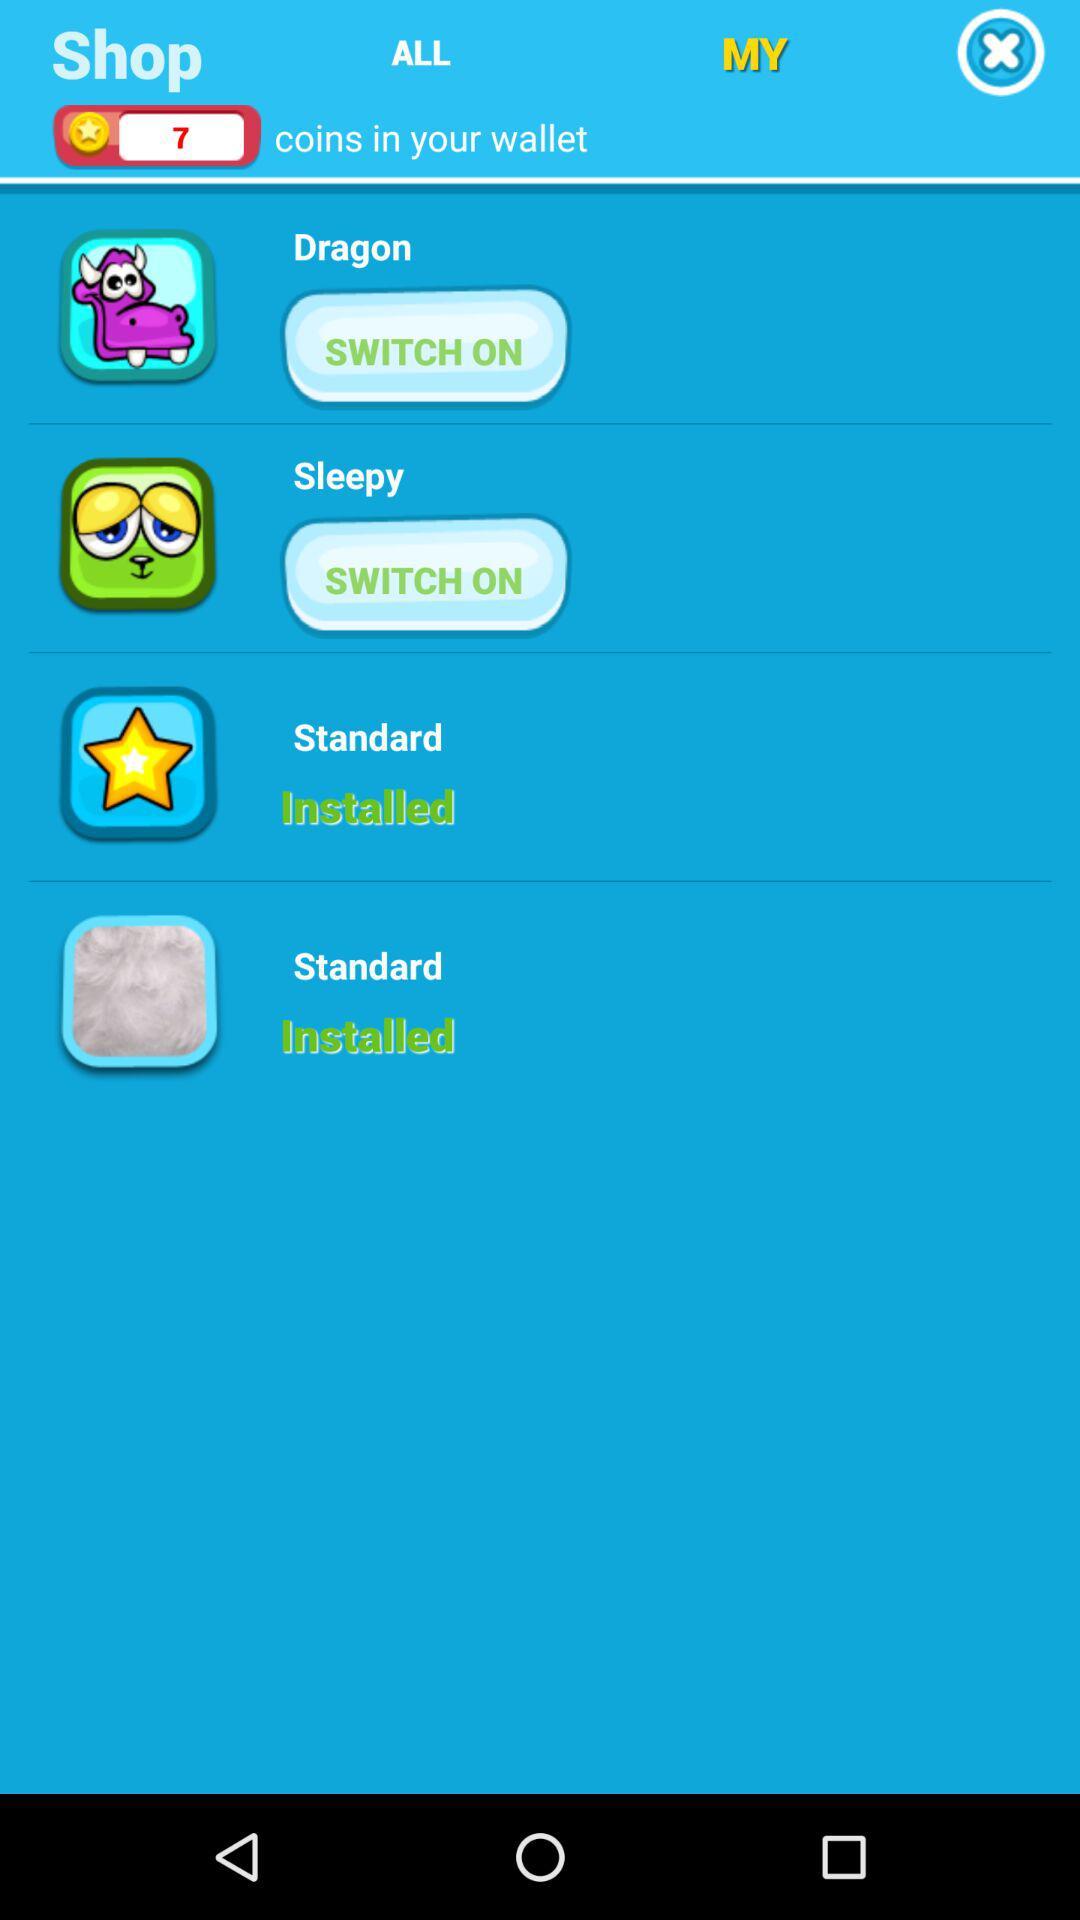 The height and width of the screenshot is (1920, 1080). Describe the element at coordinates (420, 52) in the screenshot. I see `icon to the right of the 7` at that location.